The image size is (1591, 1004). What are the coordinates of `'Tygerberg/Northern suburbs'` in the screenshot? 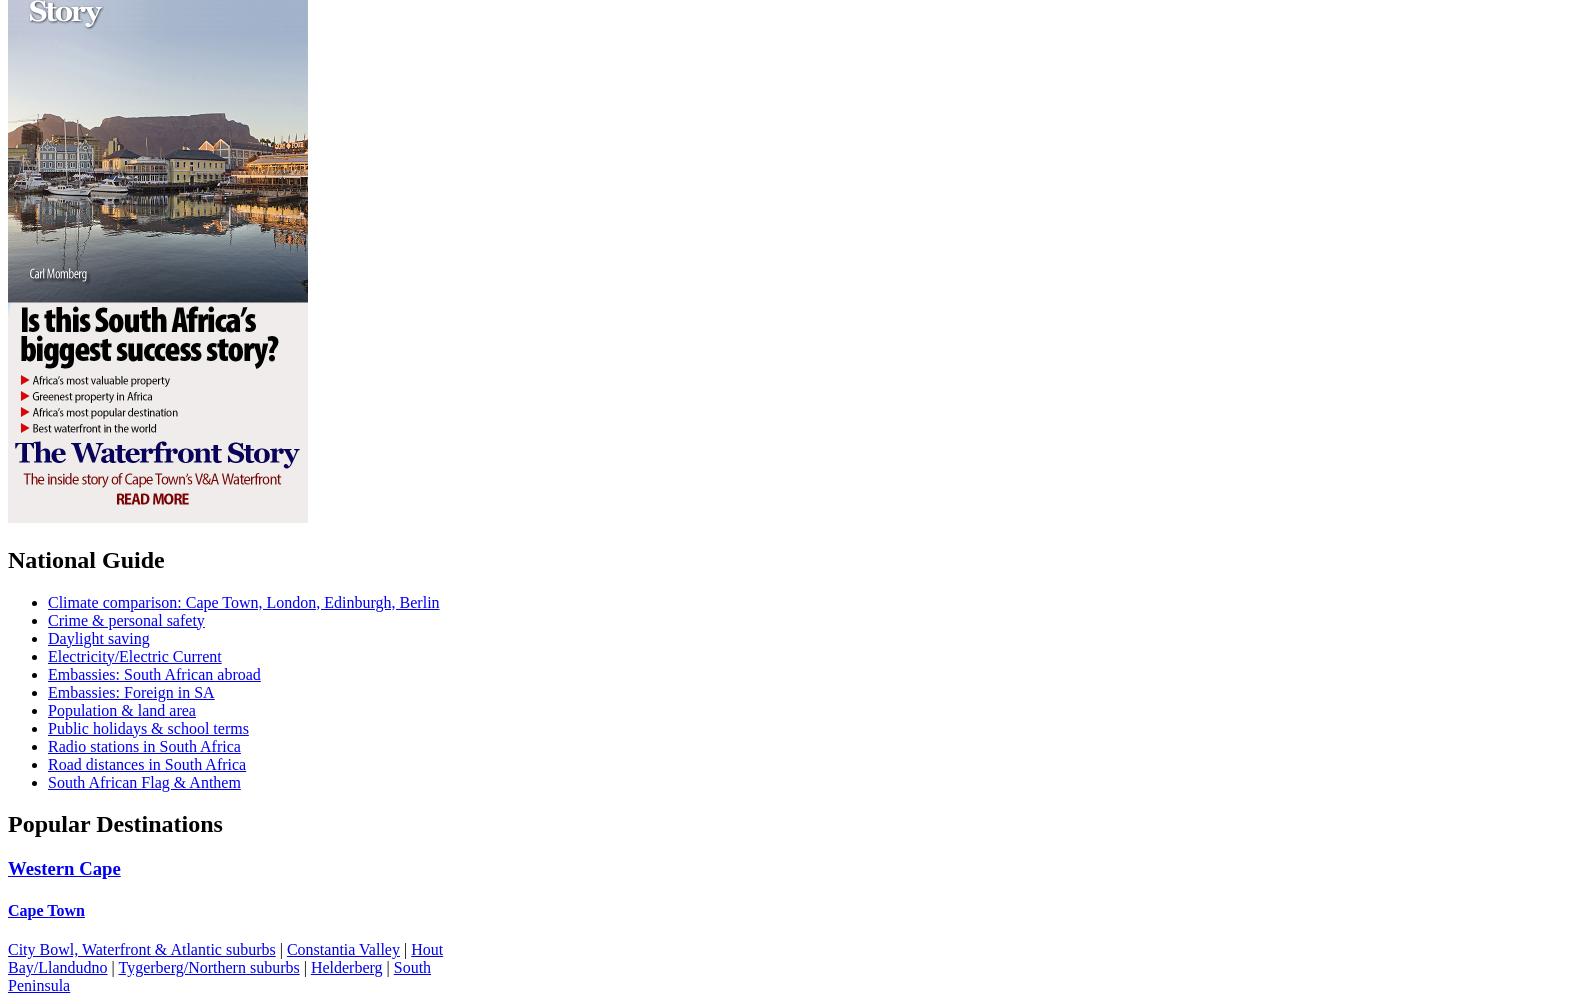 It's located at (207, 965).